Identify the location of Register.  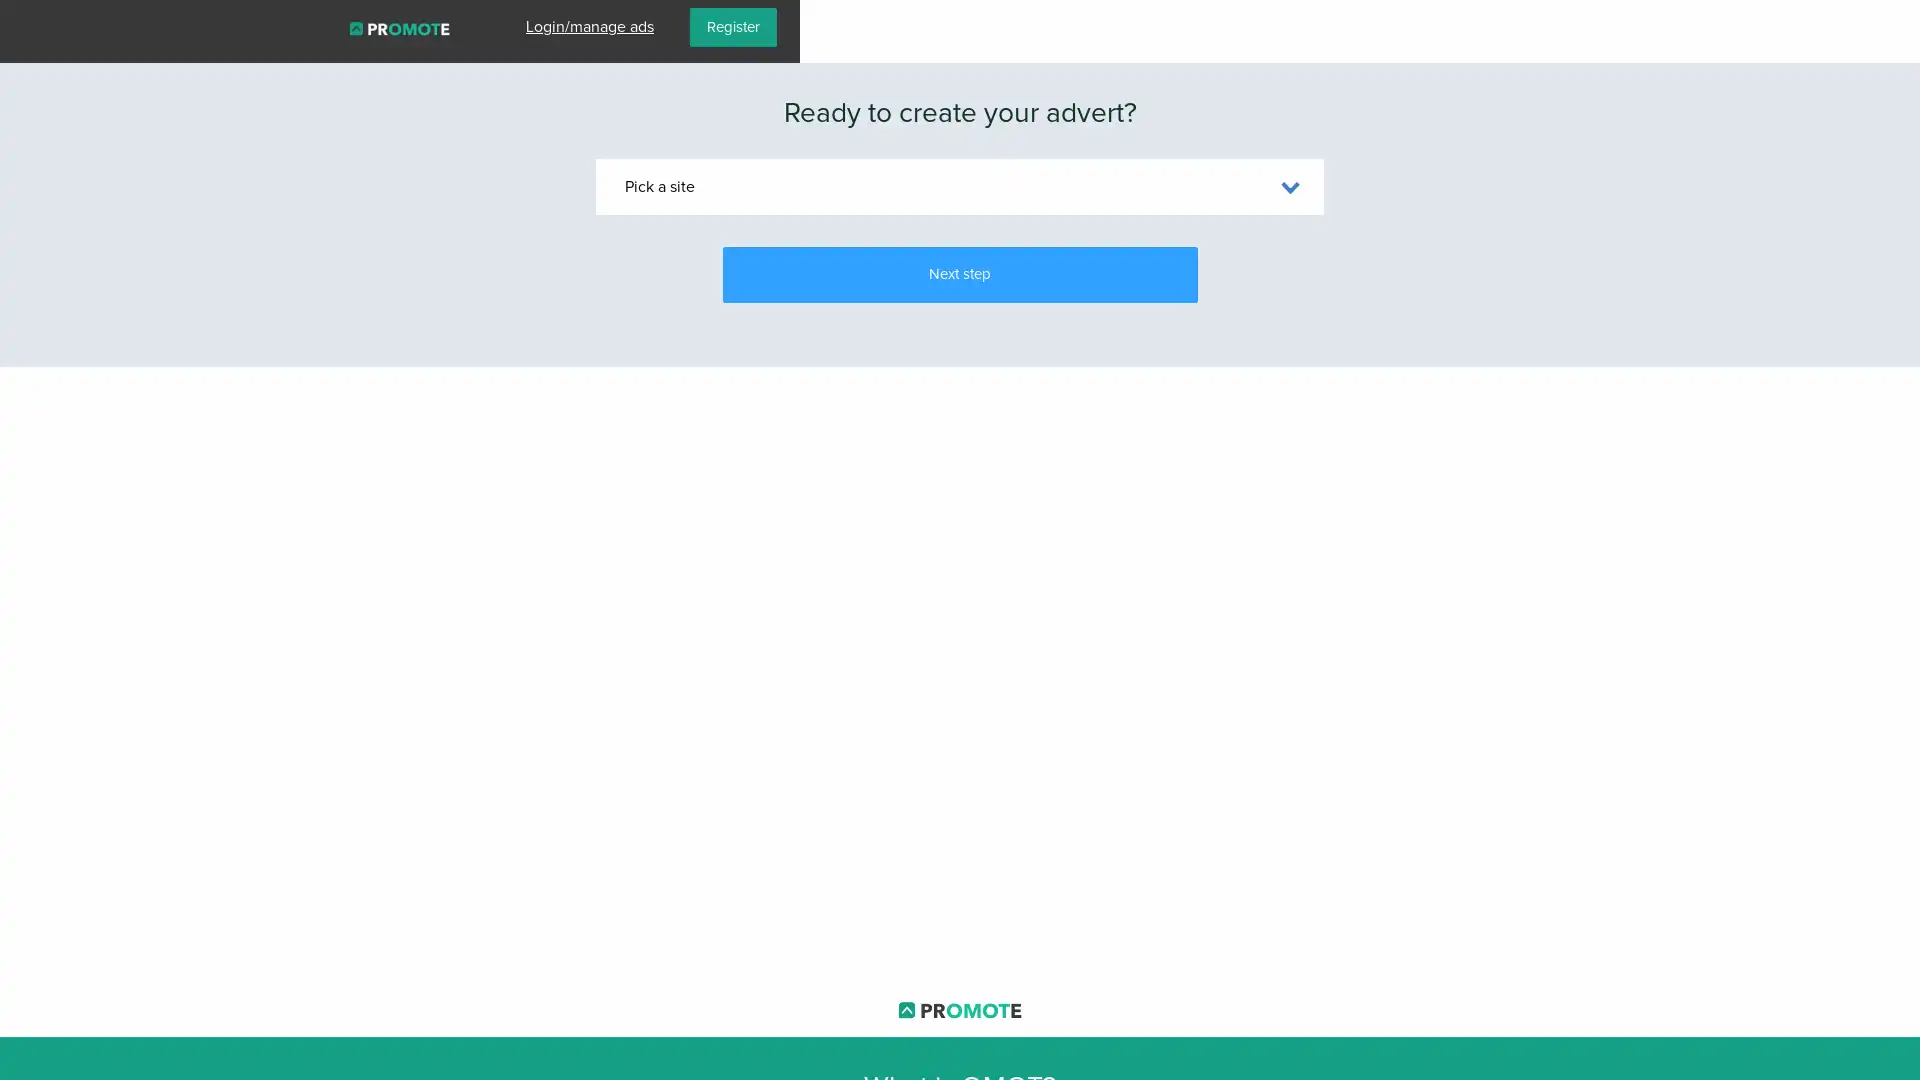
(1852, 27).